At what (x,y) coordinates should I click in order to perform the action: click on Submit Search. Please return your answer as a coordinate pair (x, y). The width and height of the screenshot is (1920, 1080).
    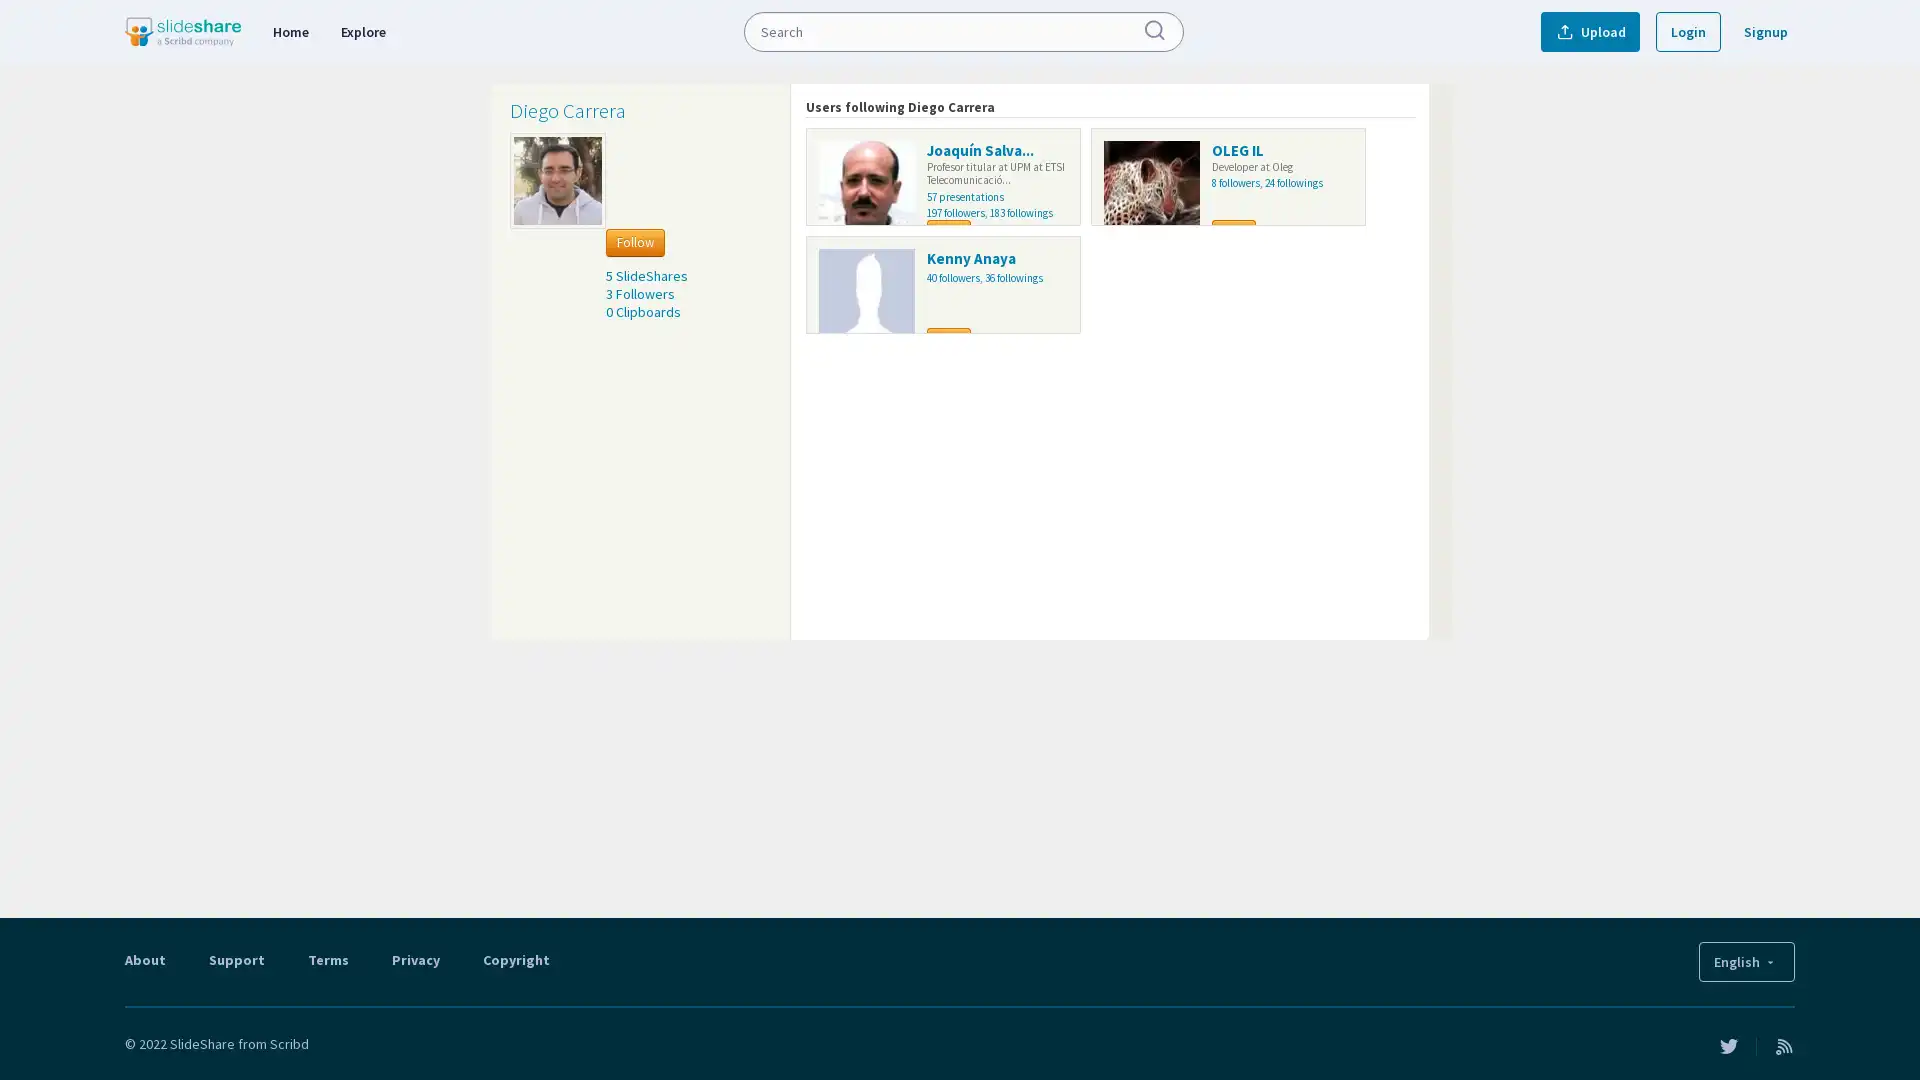
    Looking at the image, I should click on (1152, 30).